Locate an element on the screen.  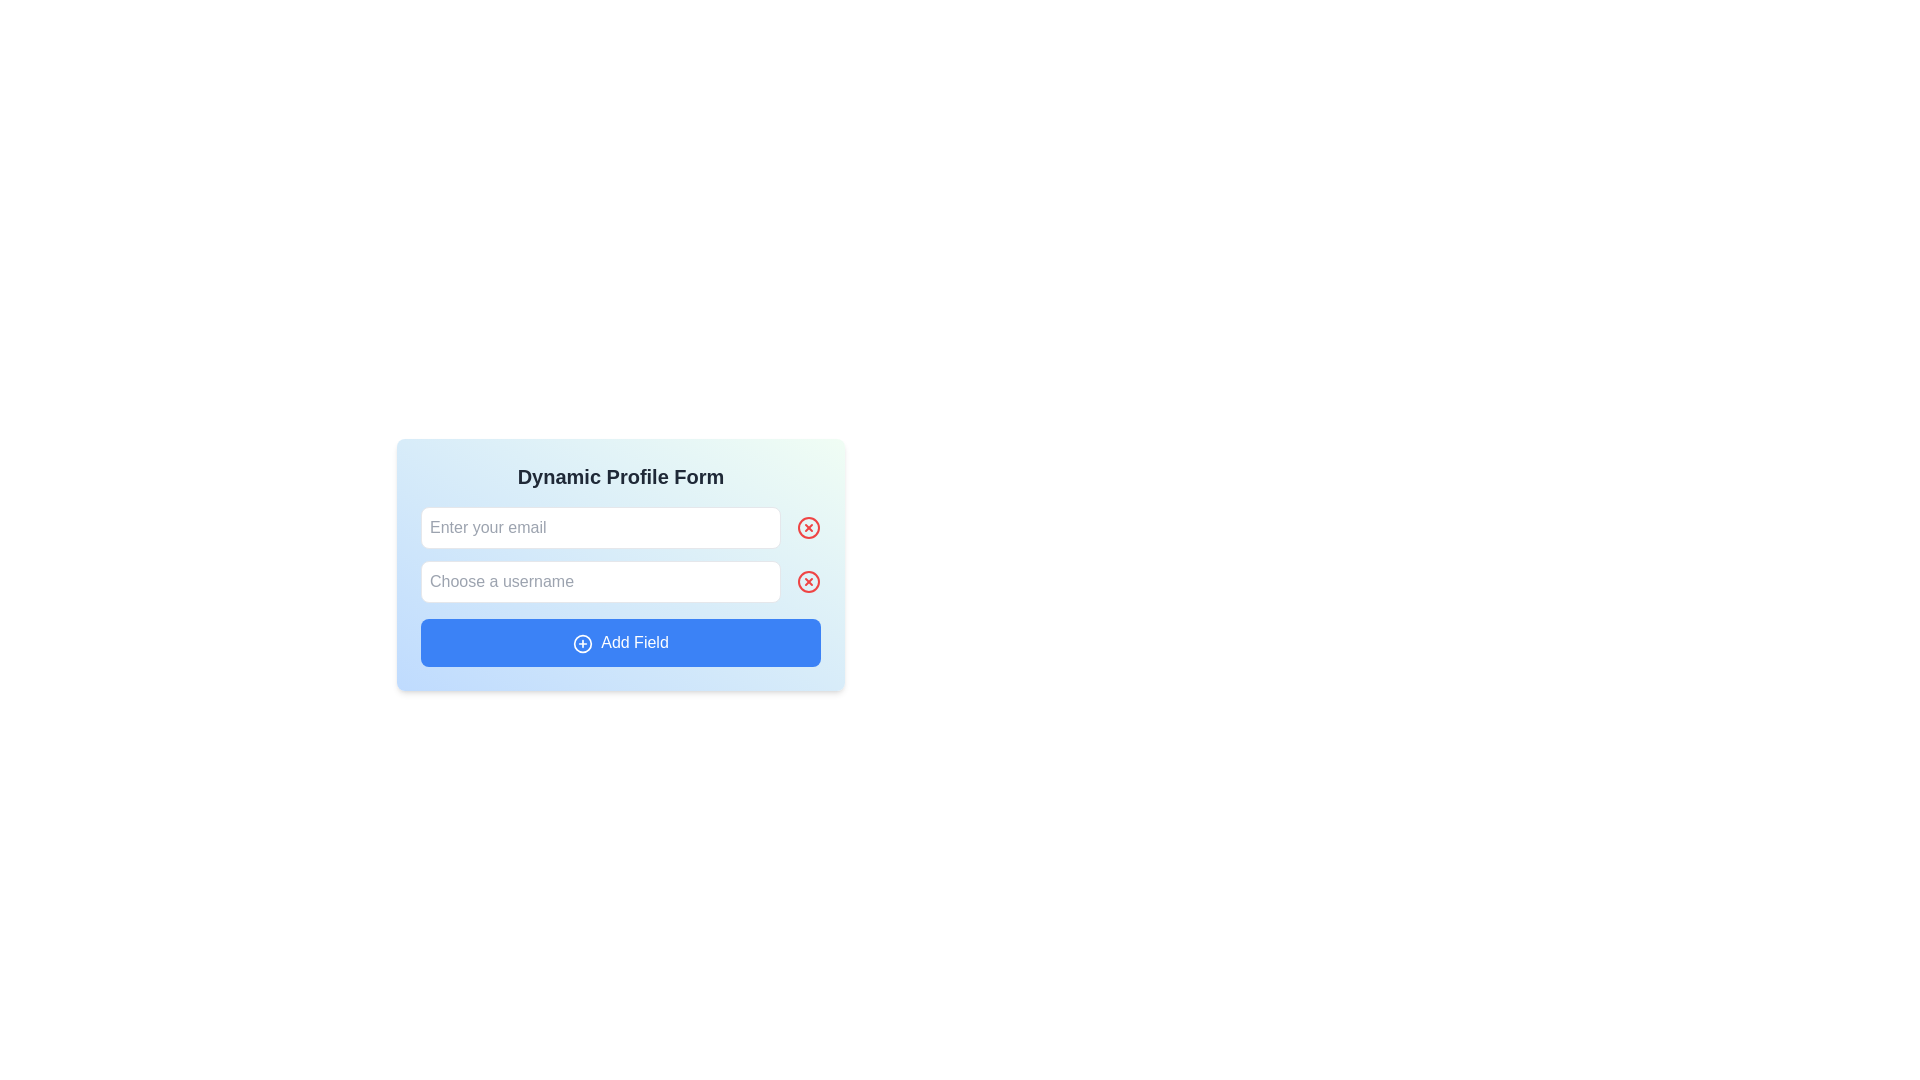
the inner circular shape of the '+' icon within the blue 'Add Field' button located below the email and username text fields is located at coordinates (582, 643).